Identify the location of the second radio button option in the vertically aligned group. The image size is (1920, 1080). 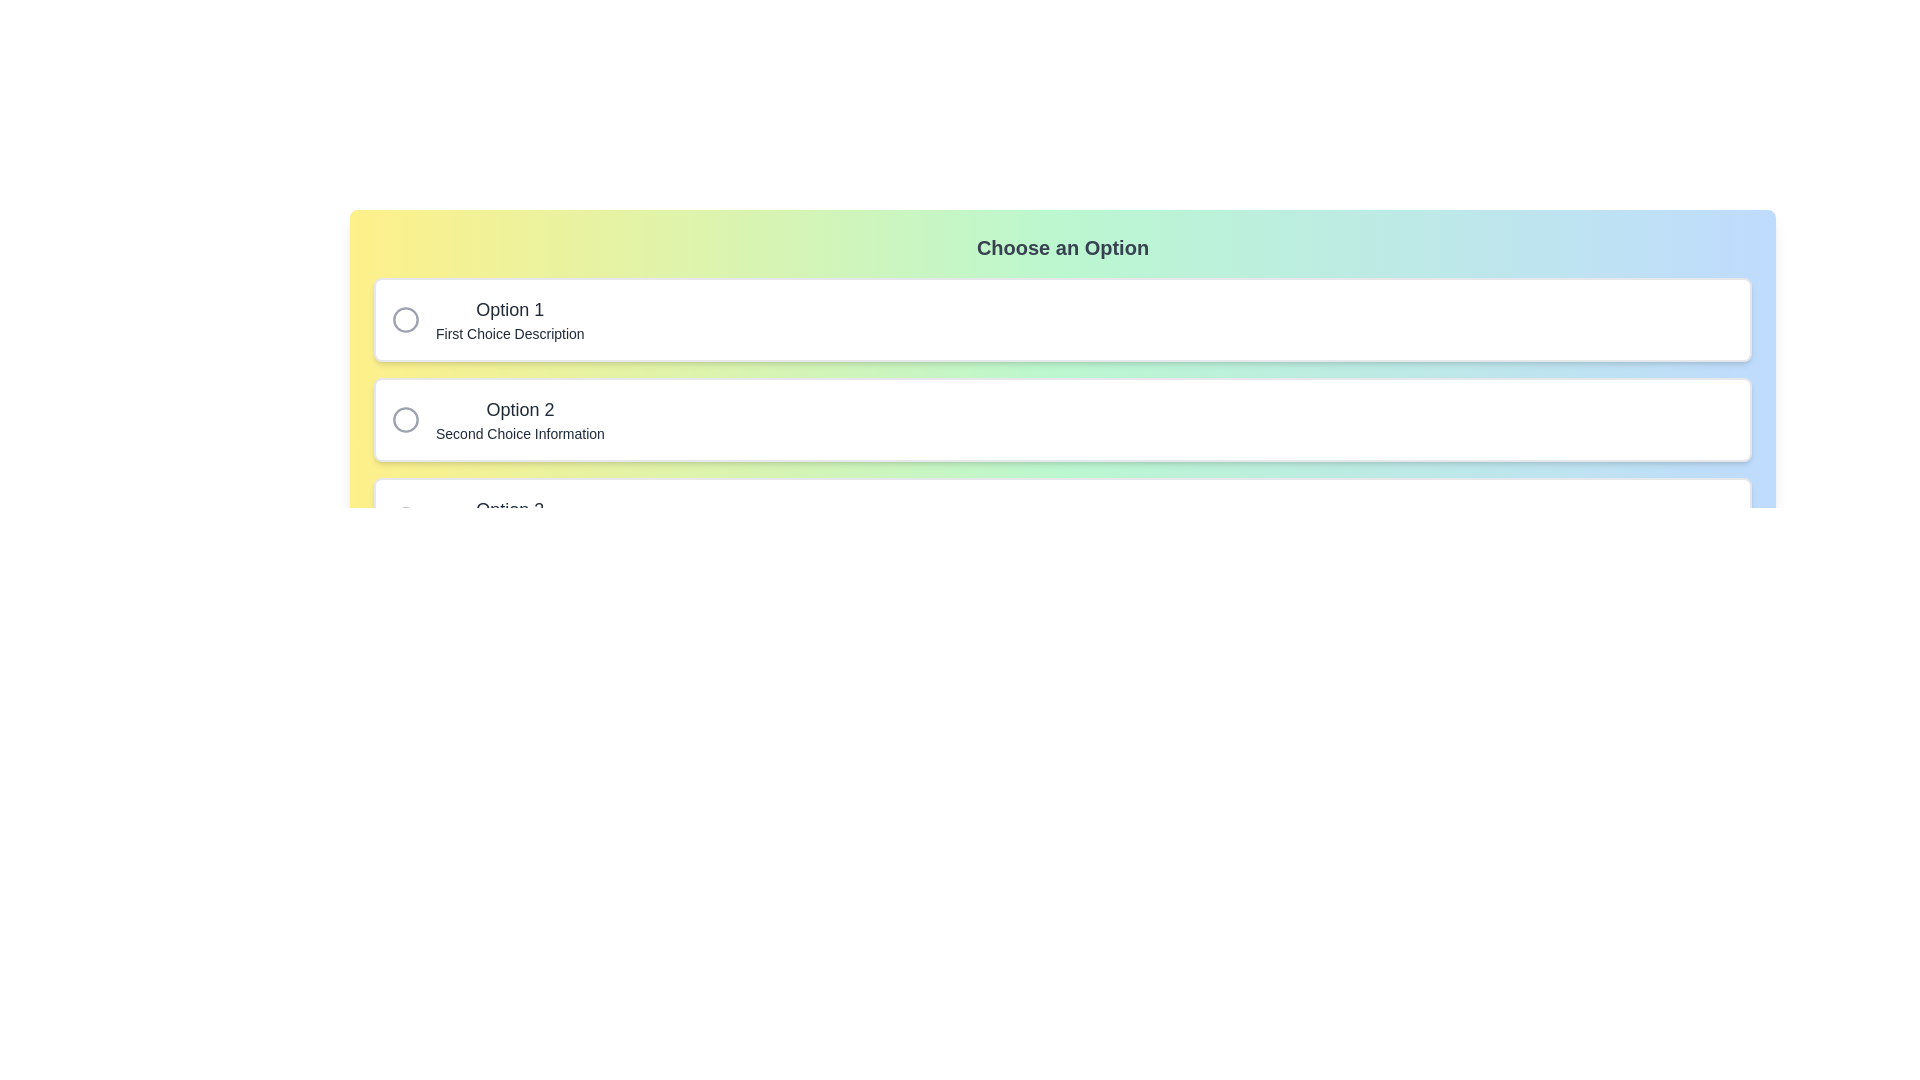
(1061, 419).